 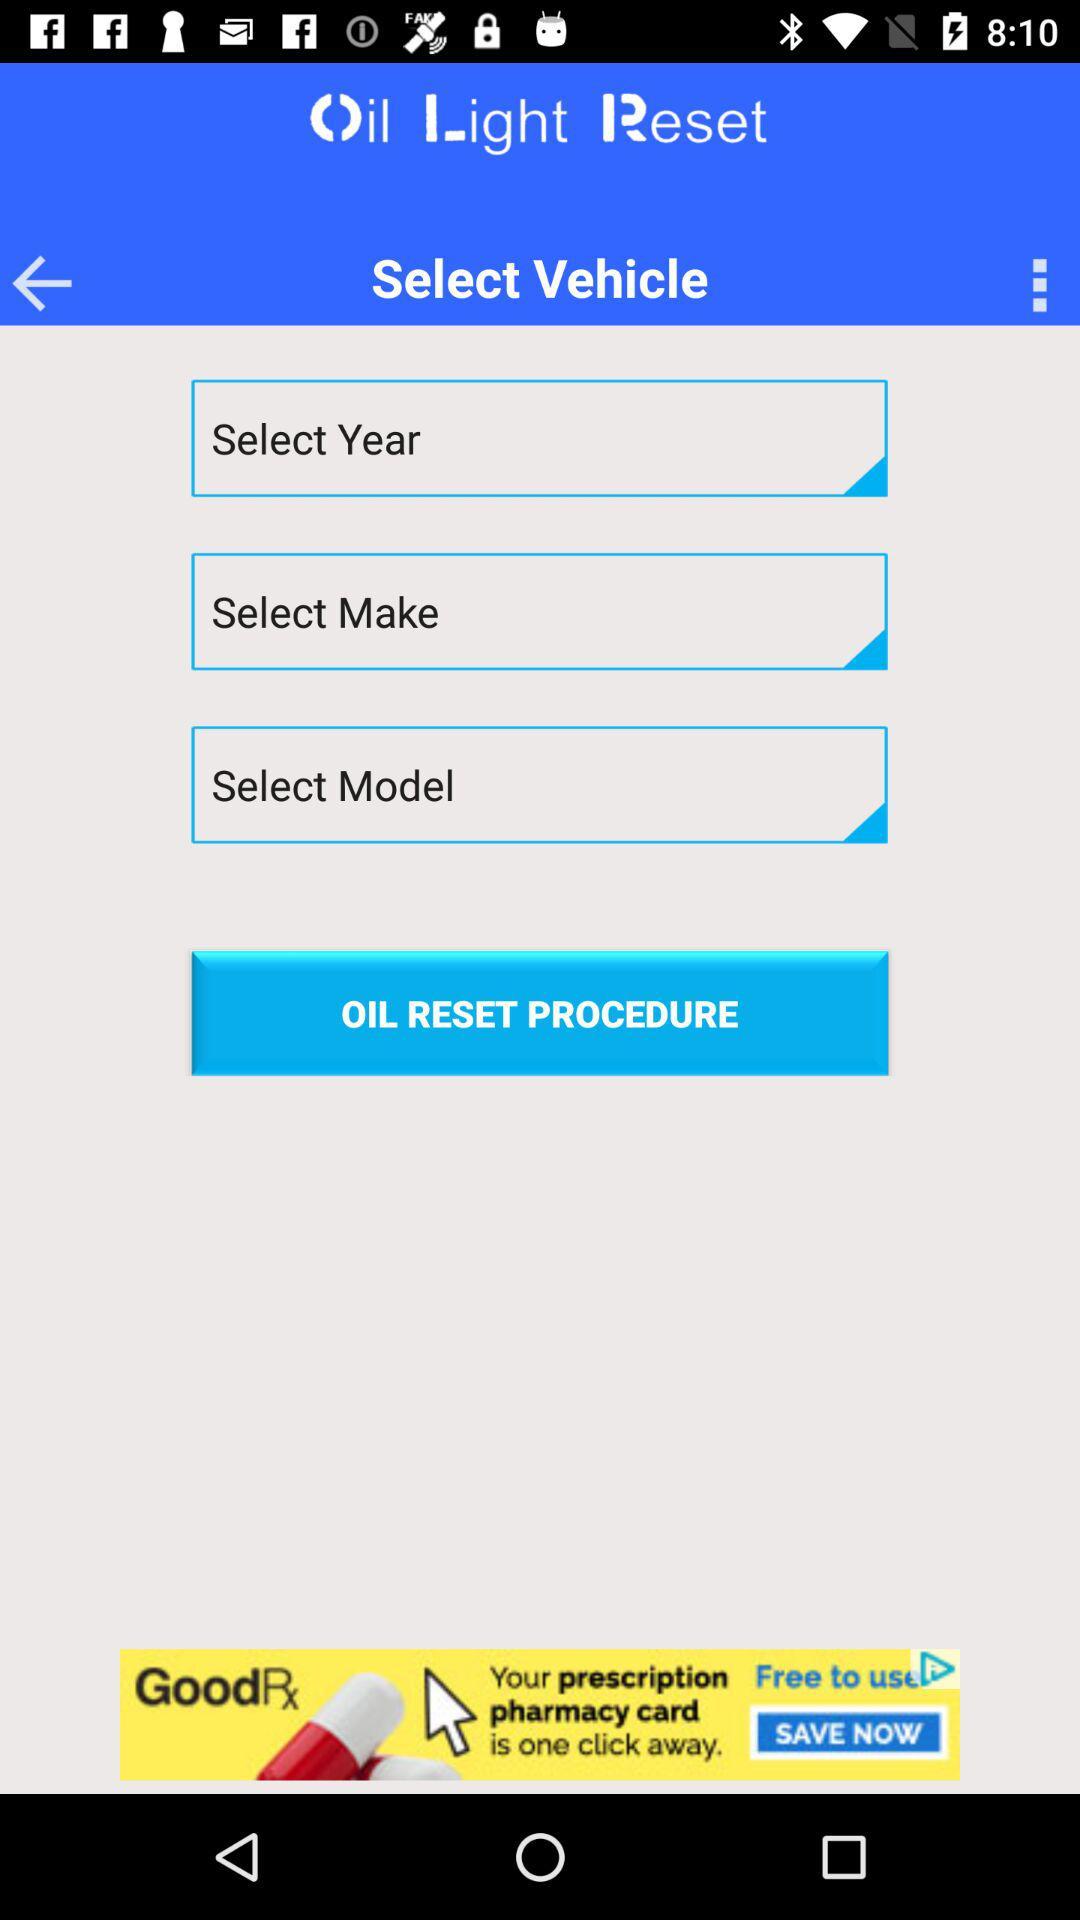 I want to click on the more icon, so click(x=1036, y=282).